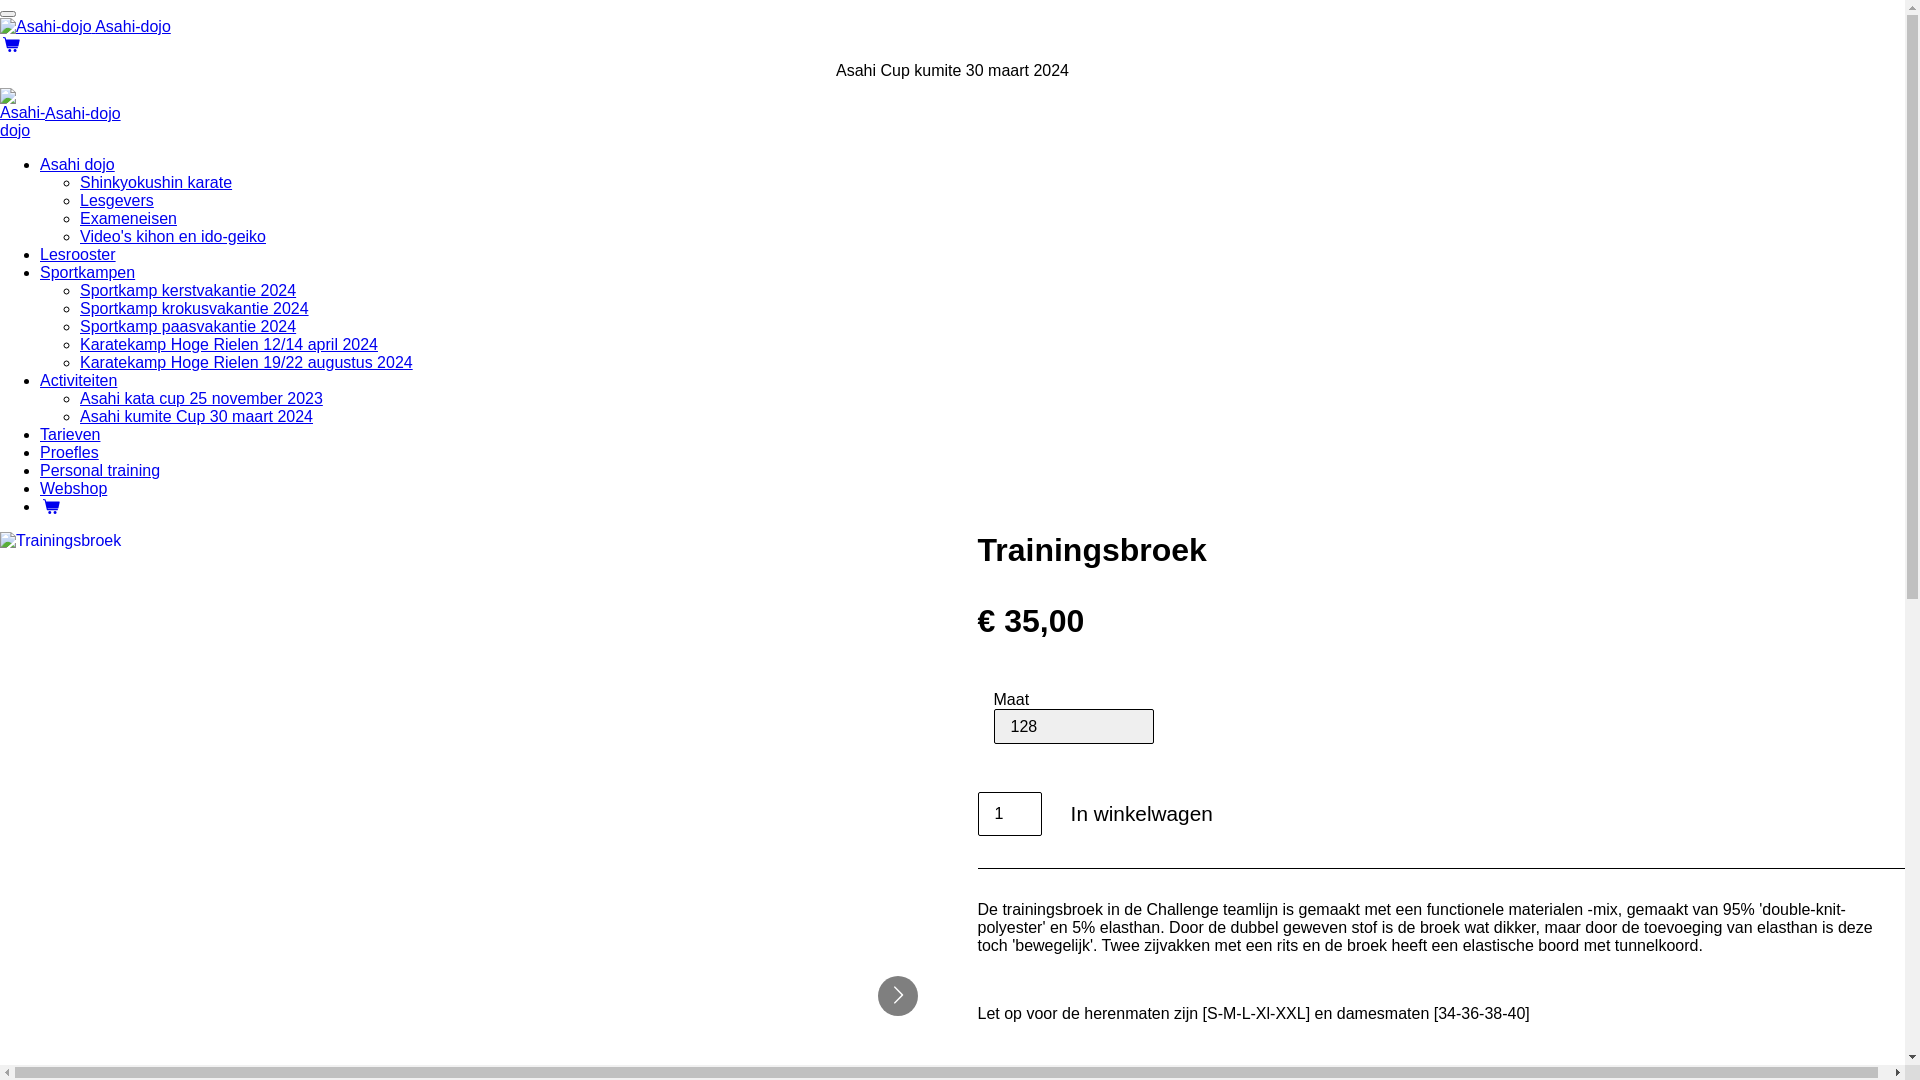 Image resolution: width=1920 pixels, height=1080 pixels. I want to click on 'Winkelwagen', so click(51, 505).